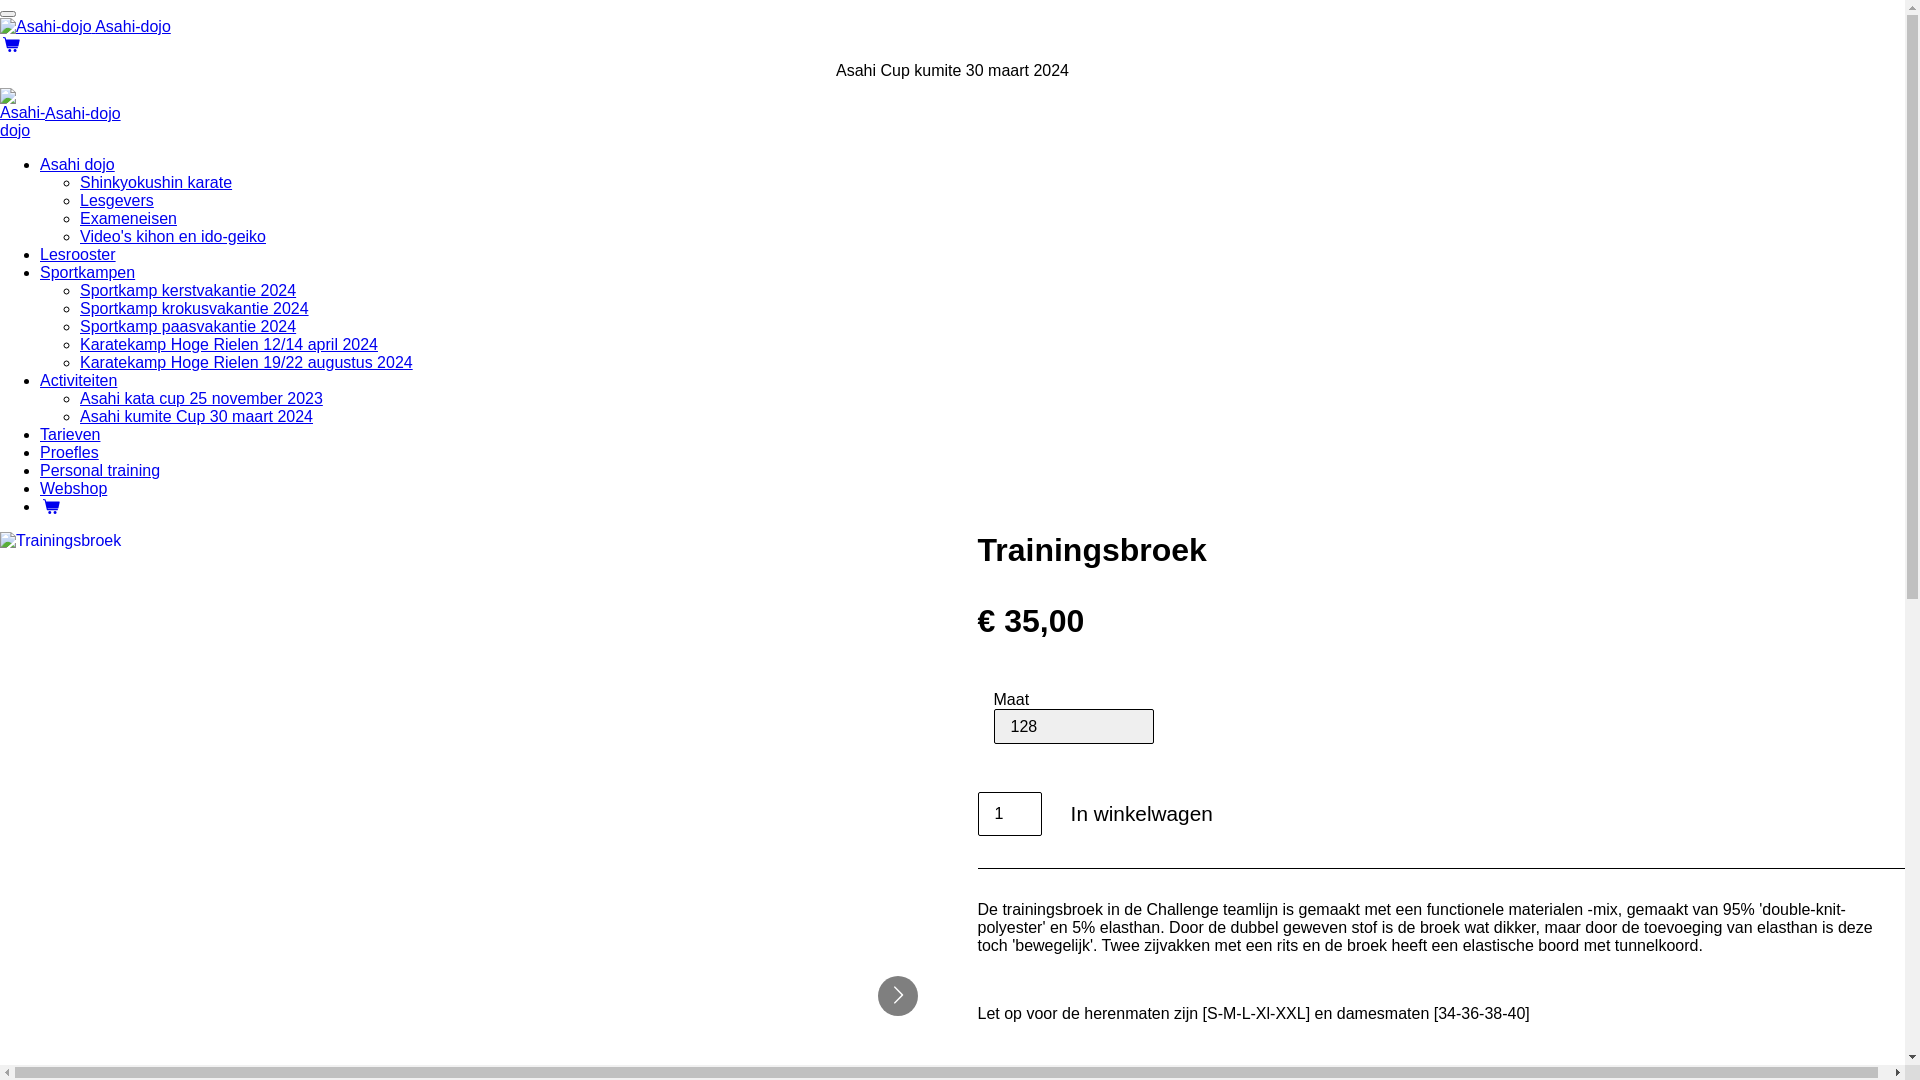 Image resolution: width=1920 pixels, height=1080 pixels. I want to click on 'Winkelwagen', so click(51, 505).